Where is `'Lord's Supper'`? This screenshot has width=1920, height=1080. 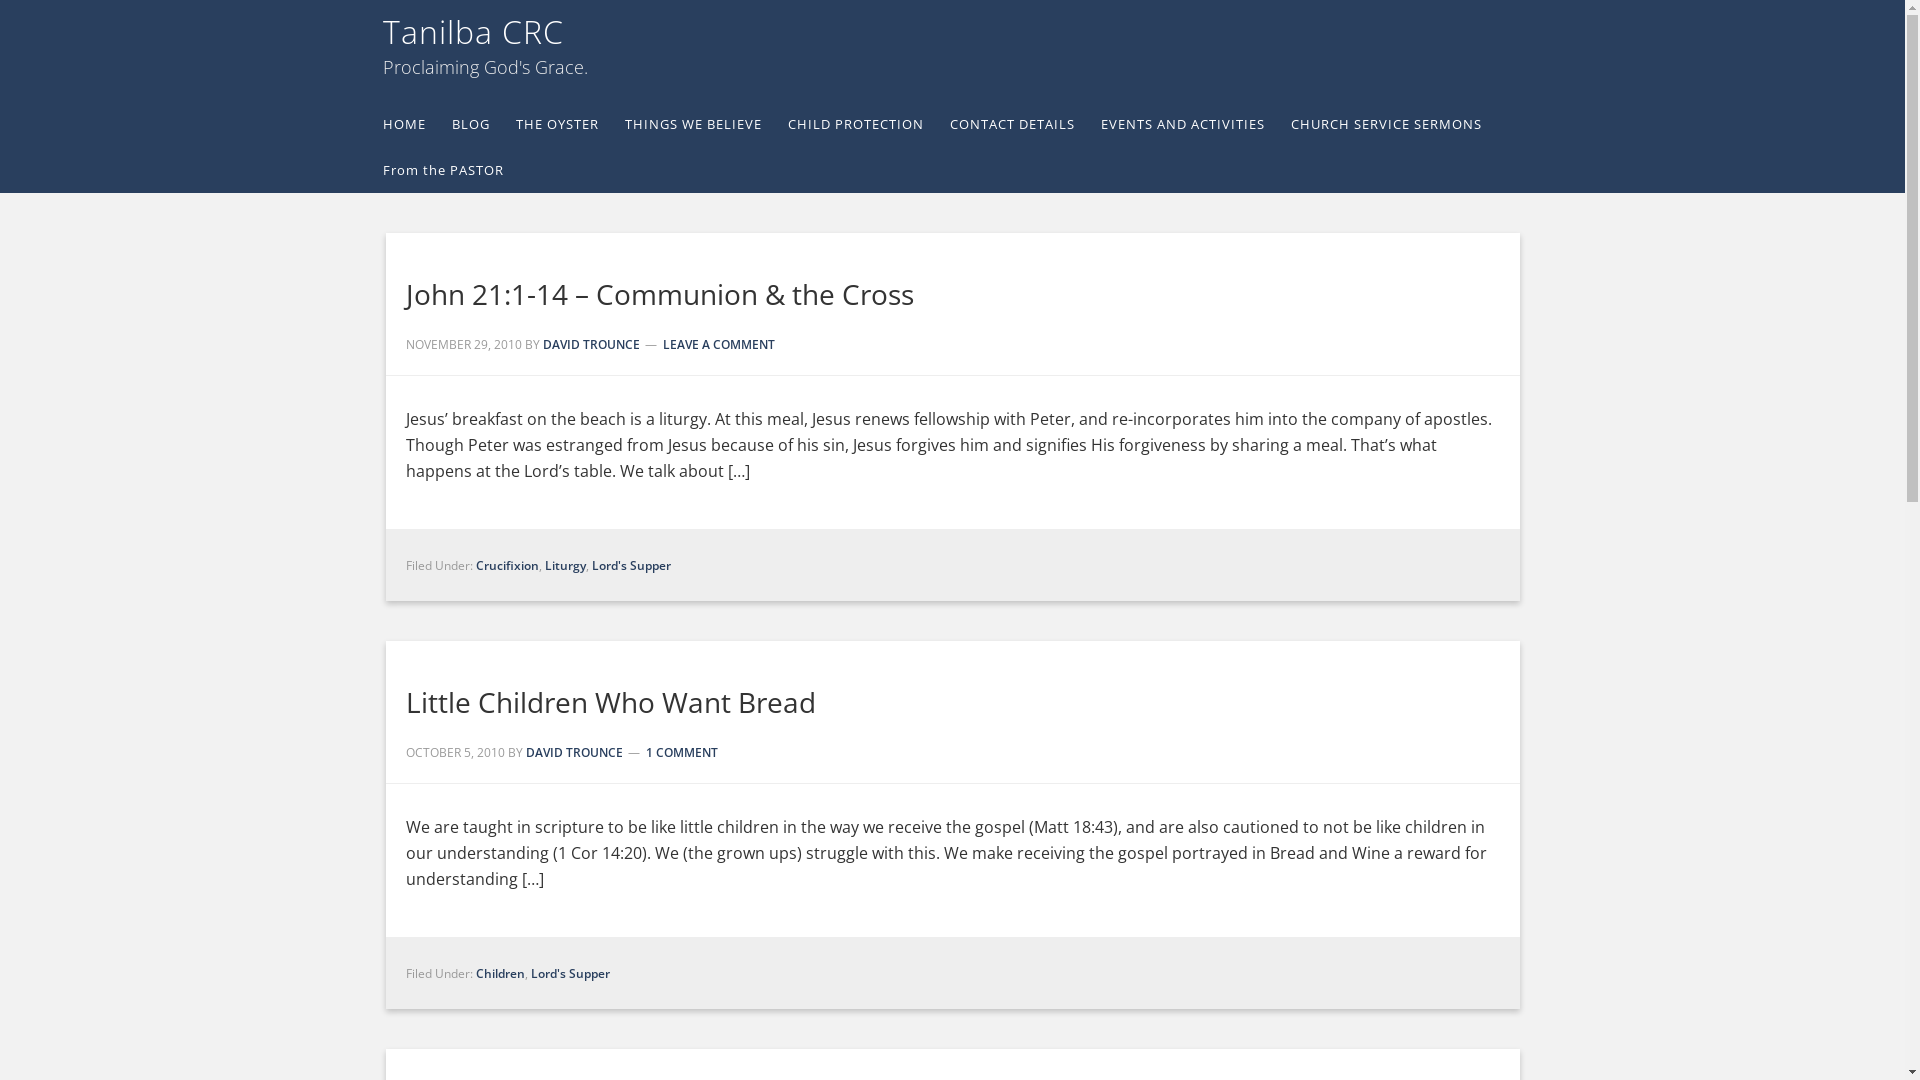
'Lord's Supper' is located at coordinates (568, 971).